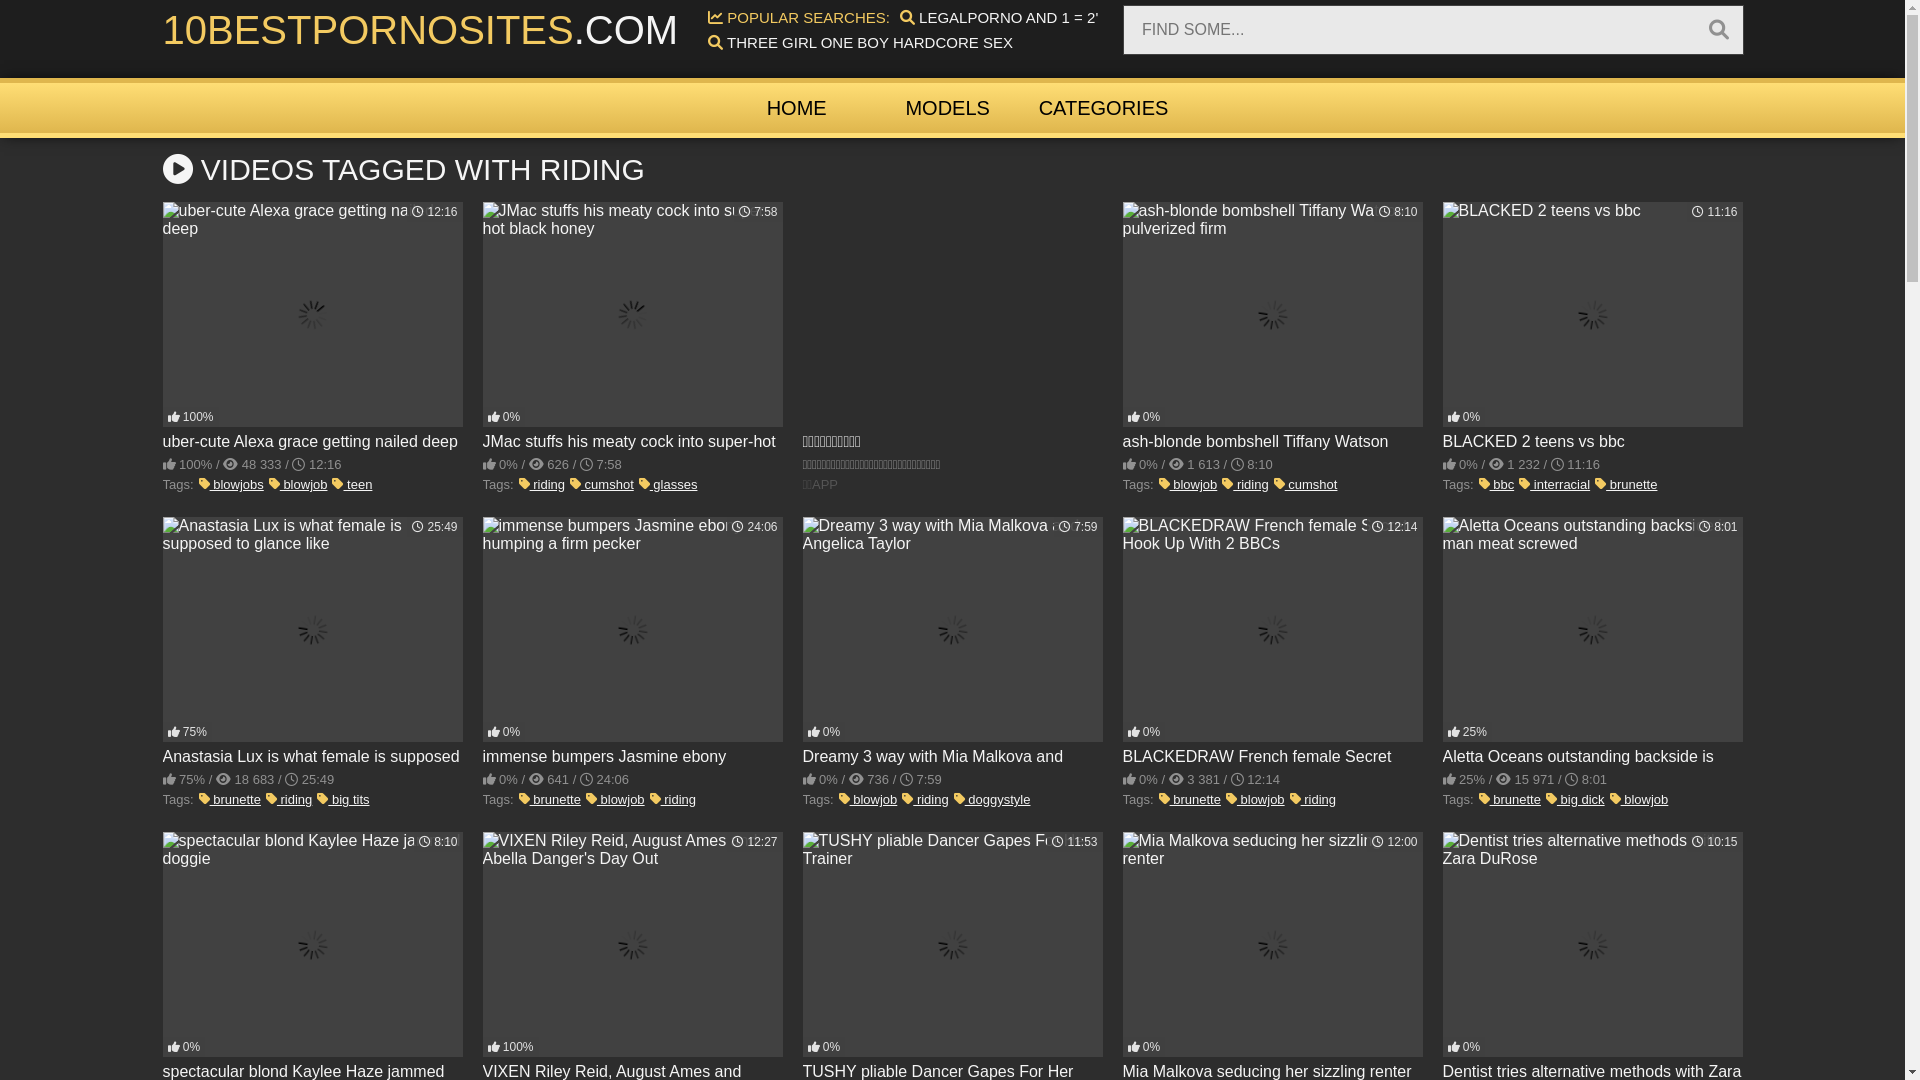  Describe the element at coordinates (231, 484) in the screenshot. I see `'blowjobs'` at that location.